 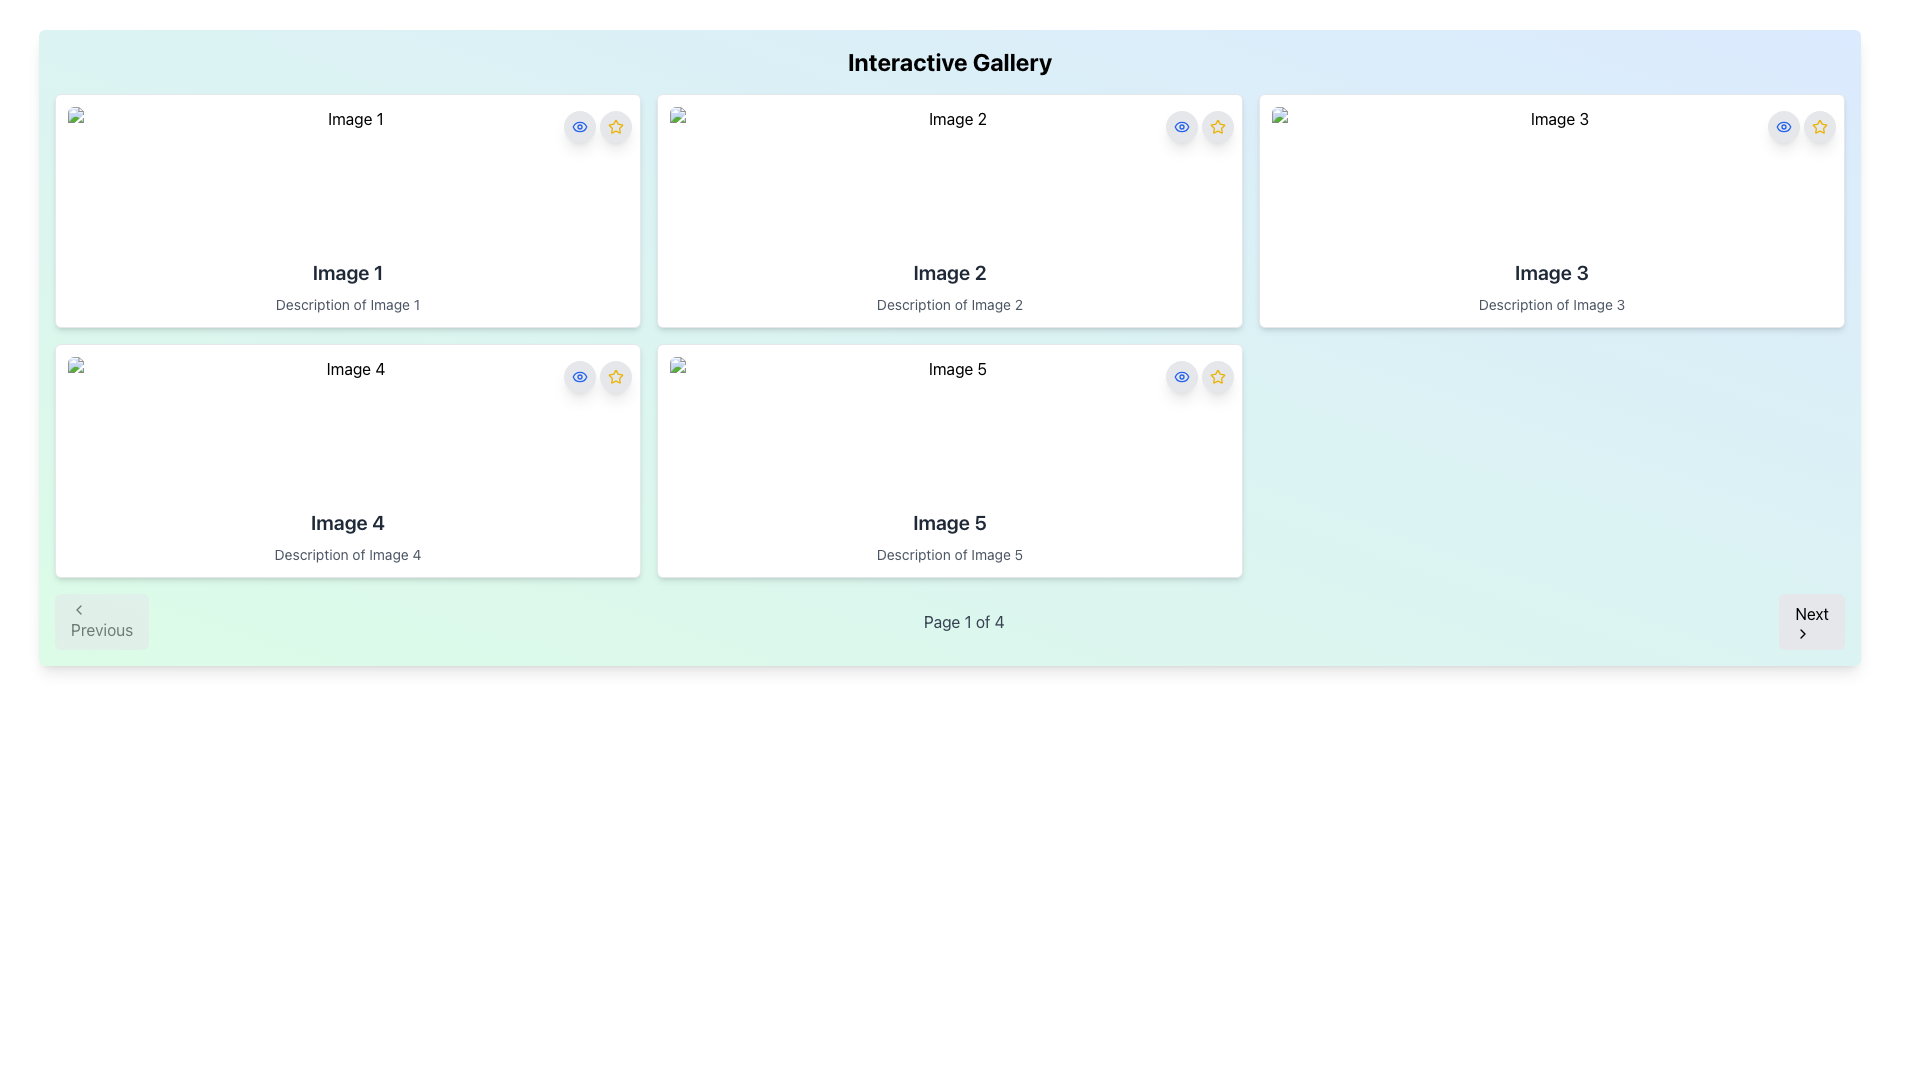 What do you see at coordinates (1550, 177) in the screenshot?
I see `the image component displaying 'Image 3' located at the top of the card` at bounding box center [1550, 177].